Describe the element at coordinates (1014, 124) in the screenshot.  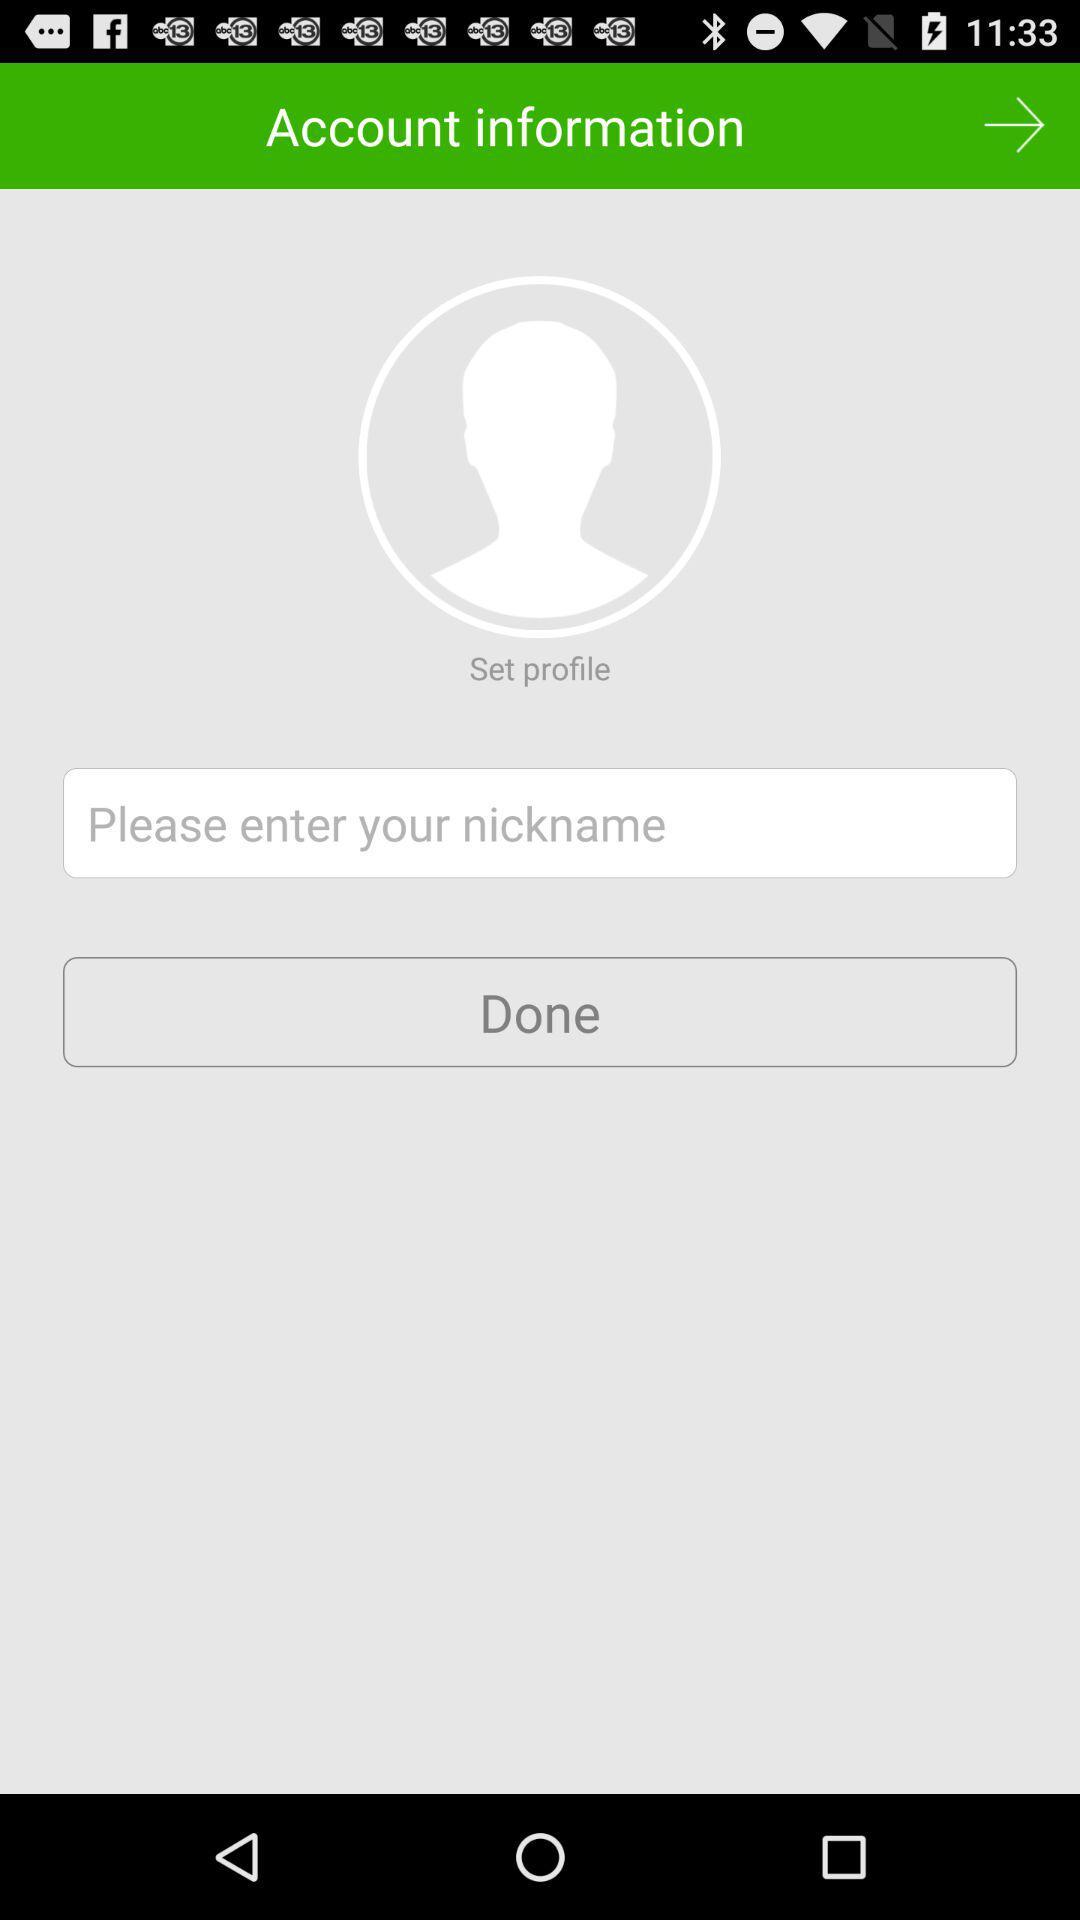
I see `next page` at that location.